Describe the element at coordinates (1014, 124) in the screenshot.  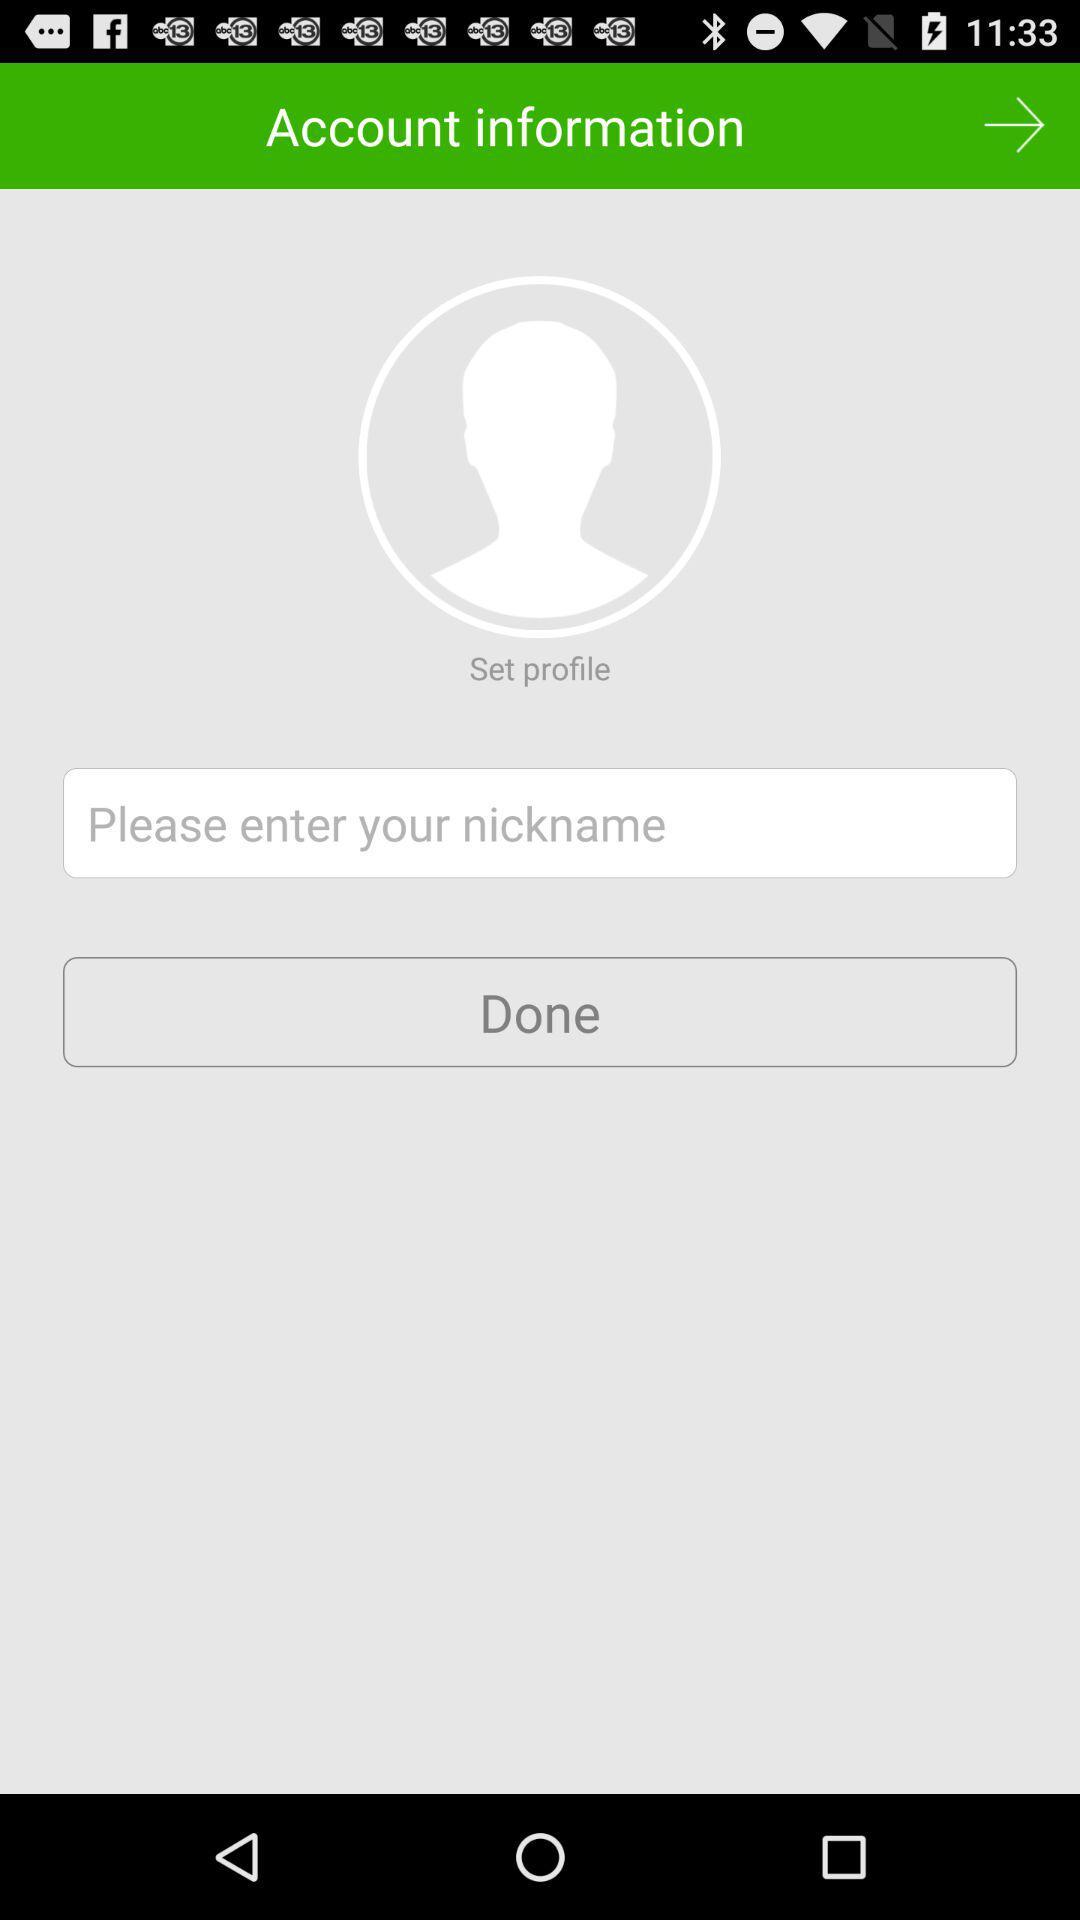
I see `next page` at that location.